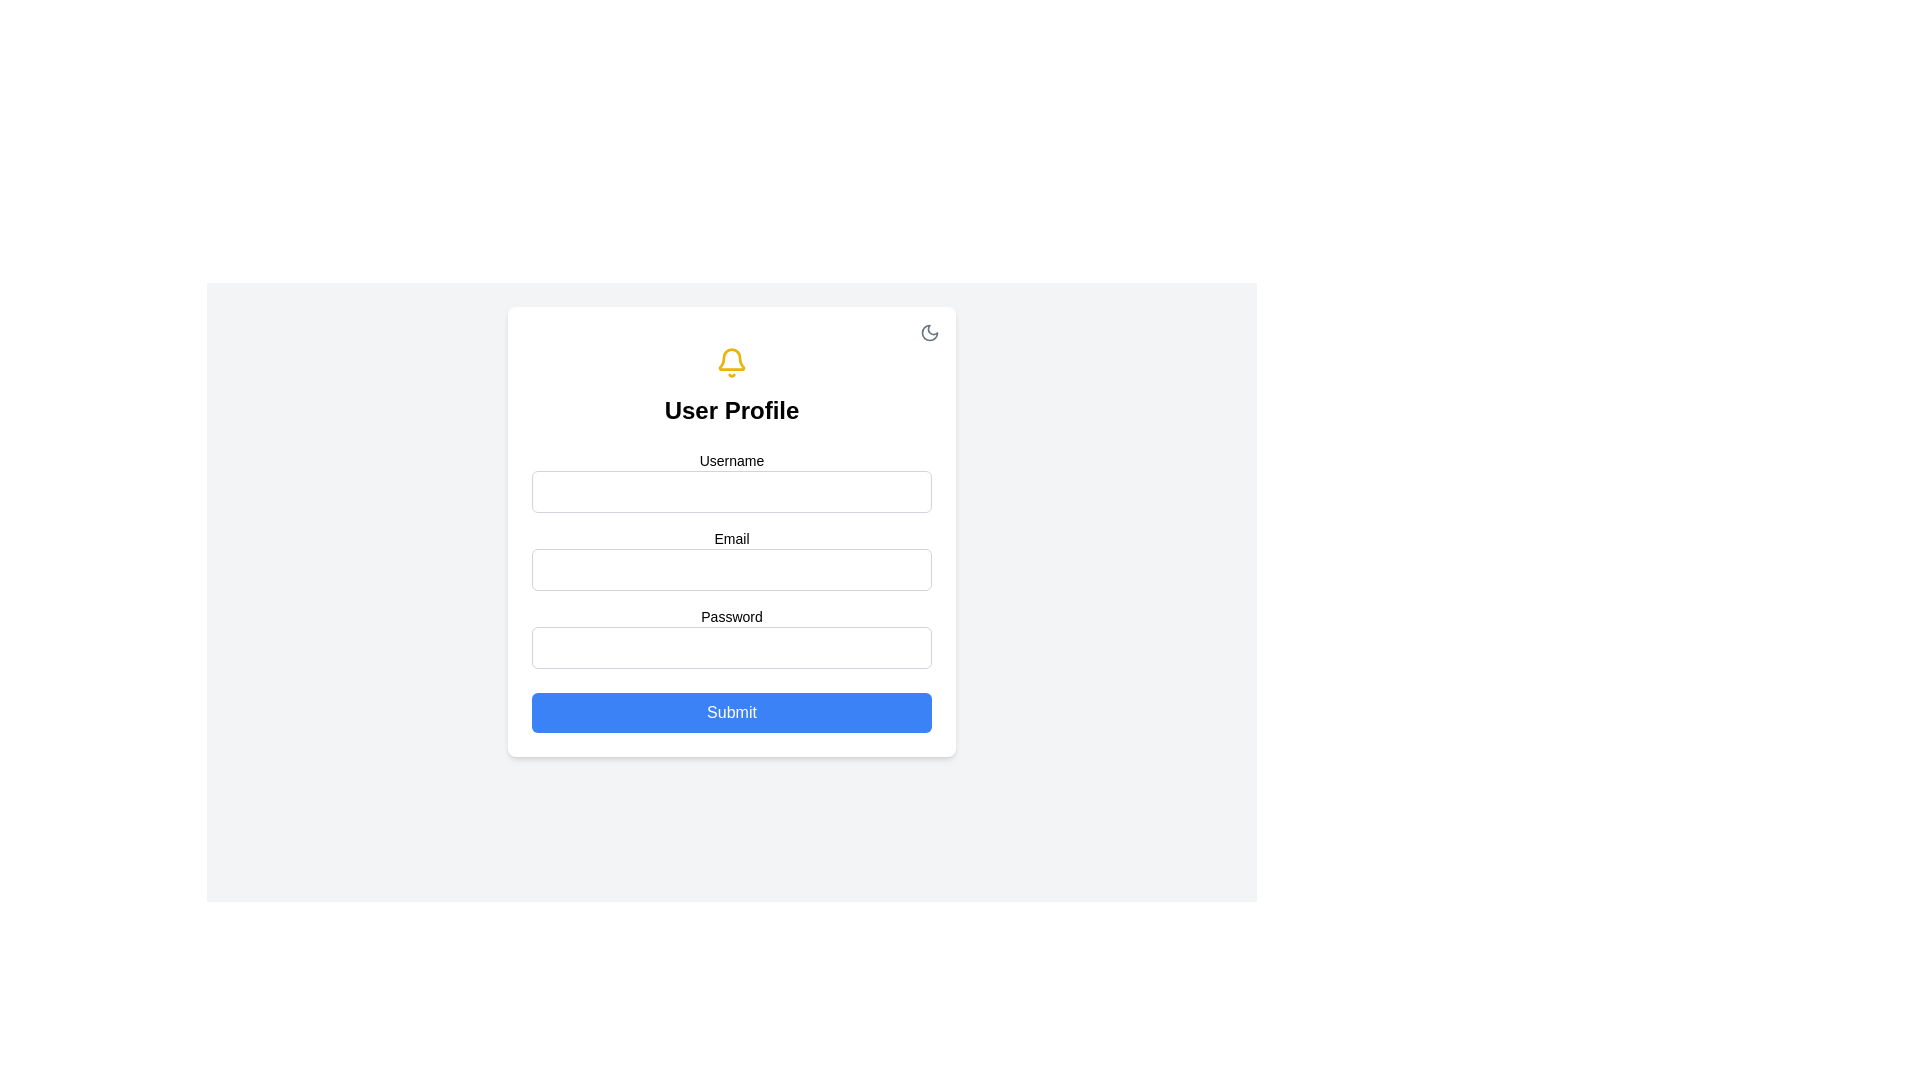 Image resolution: width=1920 pixels, height=1080 pixels. I want to click on the heading element that serves as the title for the profile form, located at the top center of the card section, providing context for the related inputs below, so click(730, 410).